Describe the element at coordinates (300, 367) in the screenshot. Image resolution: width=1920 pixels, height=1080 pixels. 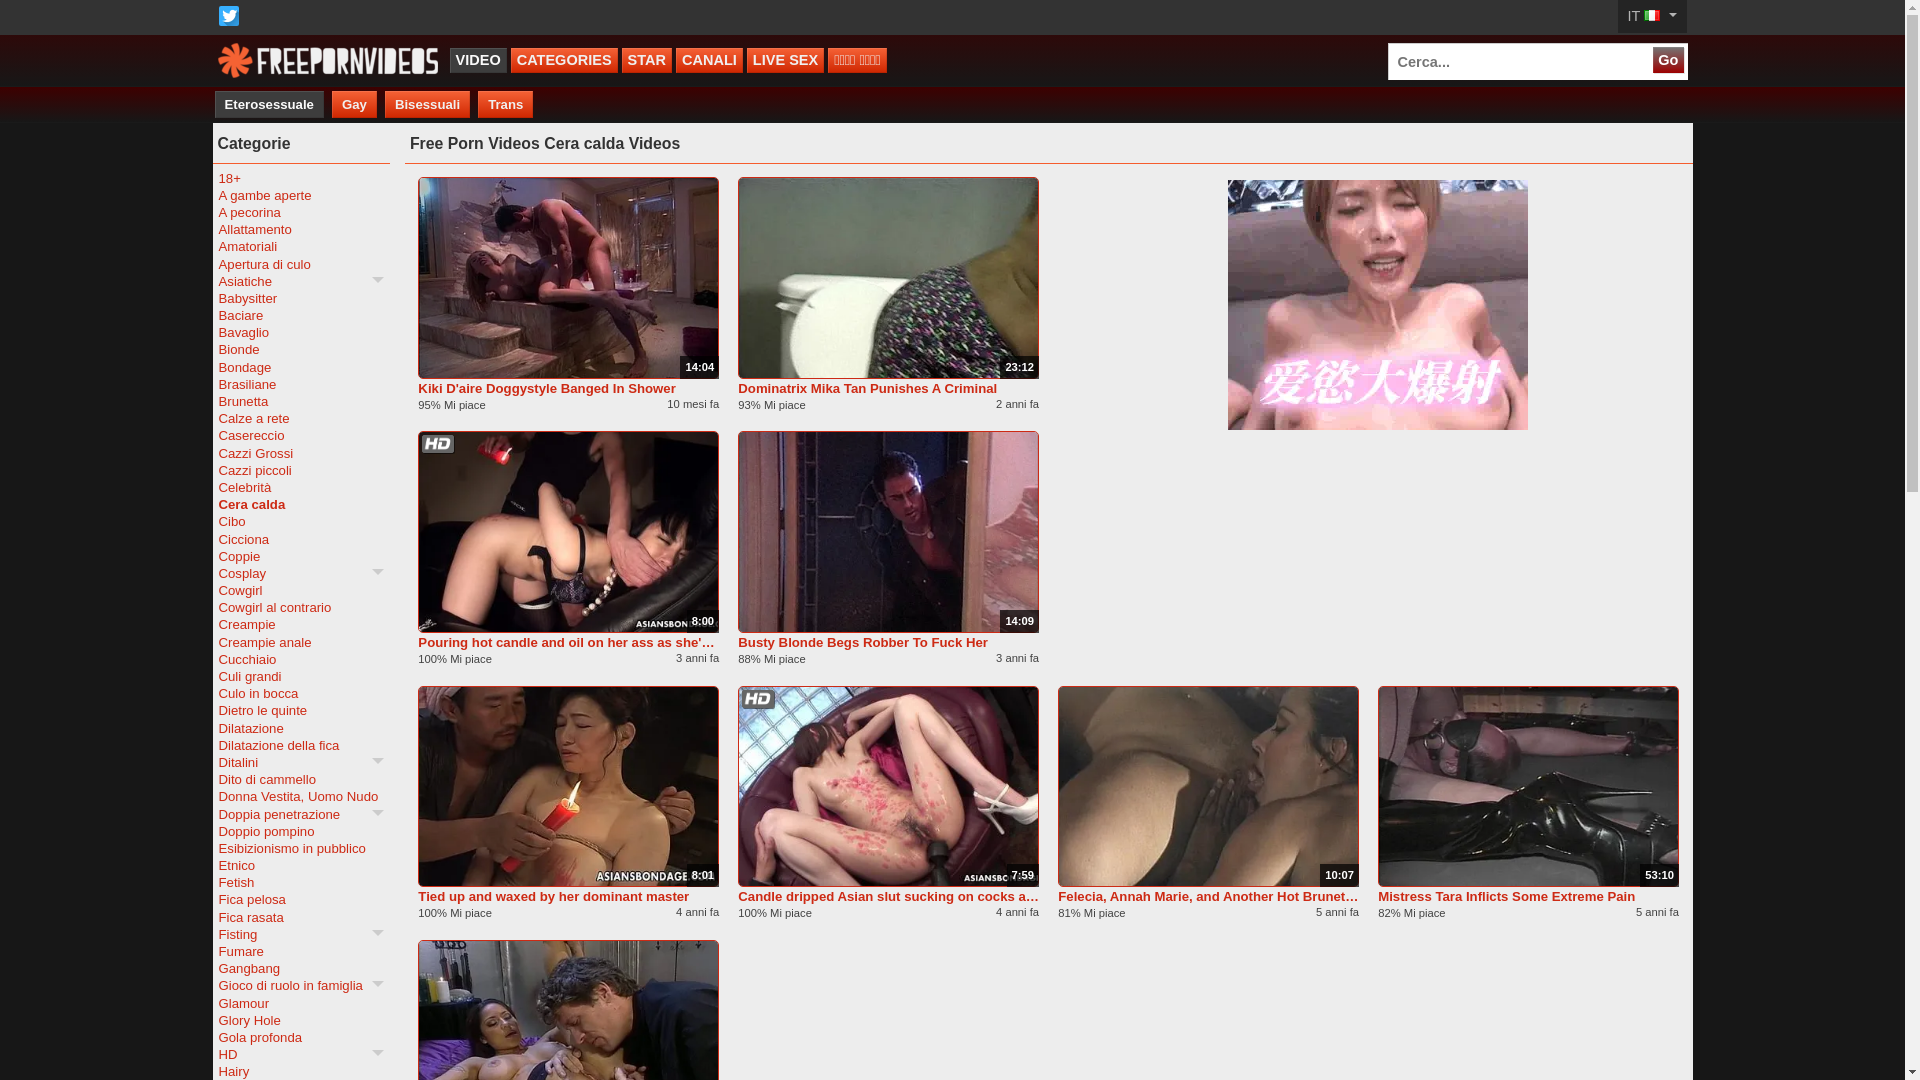
I see `'Bondage'` at that location.